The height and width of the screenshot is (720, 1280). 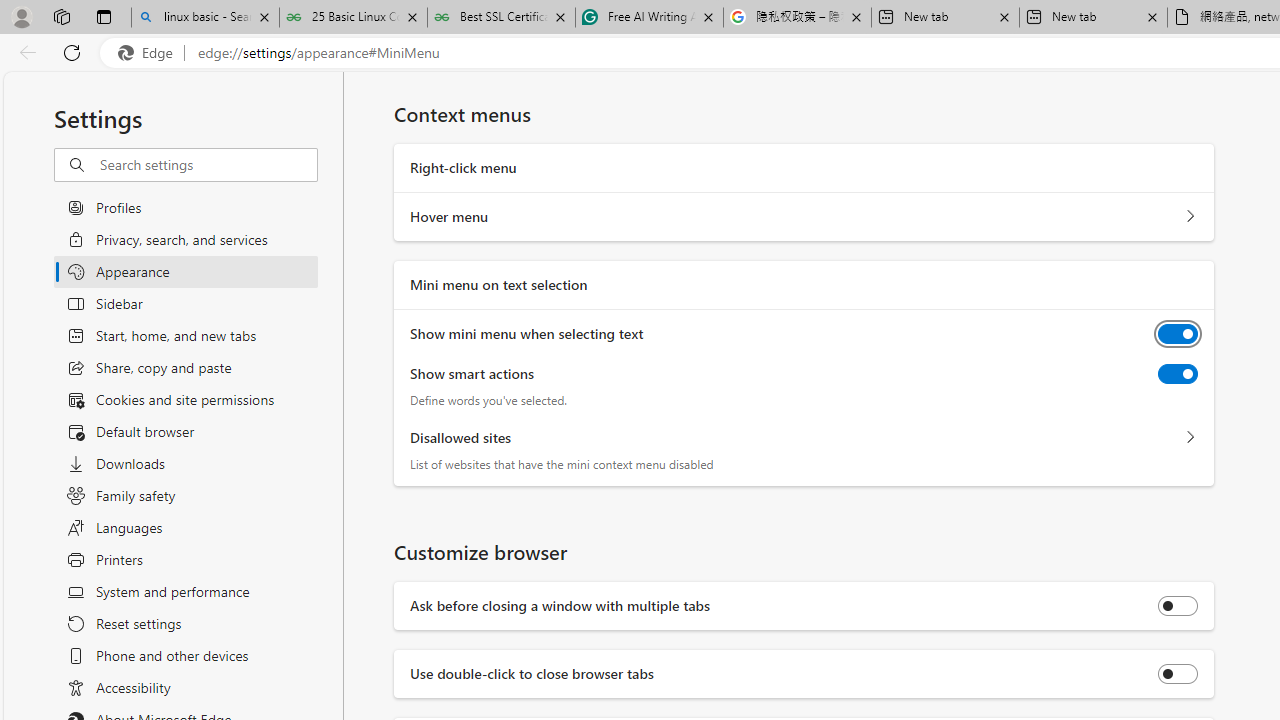 What do you see at coordinates (501, 17) in the screenshot?
I see `'Best SSL Certificates Provider in India - GeeksforGeeks'` at bounding box center [501, 17].